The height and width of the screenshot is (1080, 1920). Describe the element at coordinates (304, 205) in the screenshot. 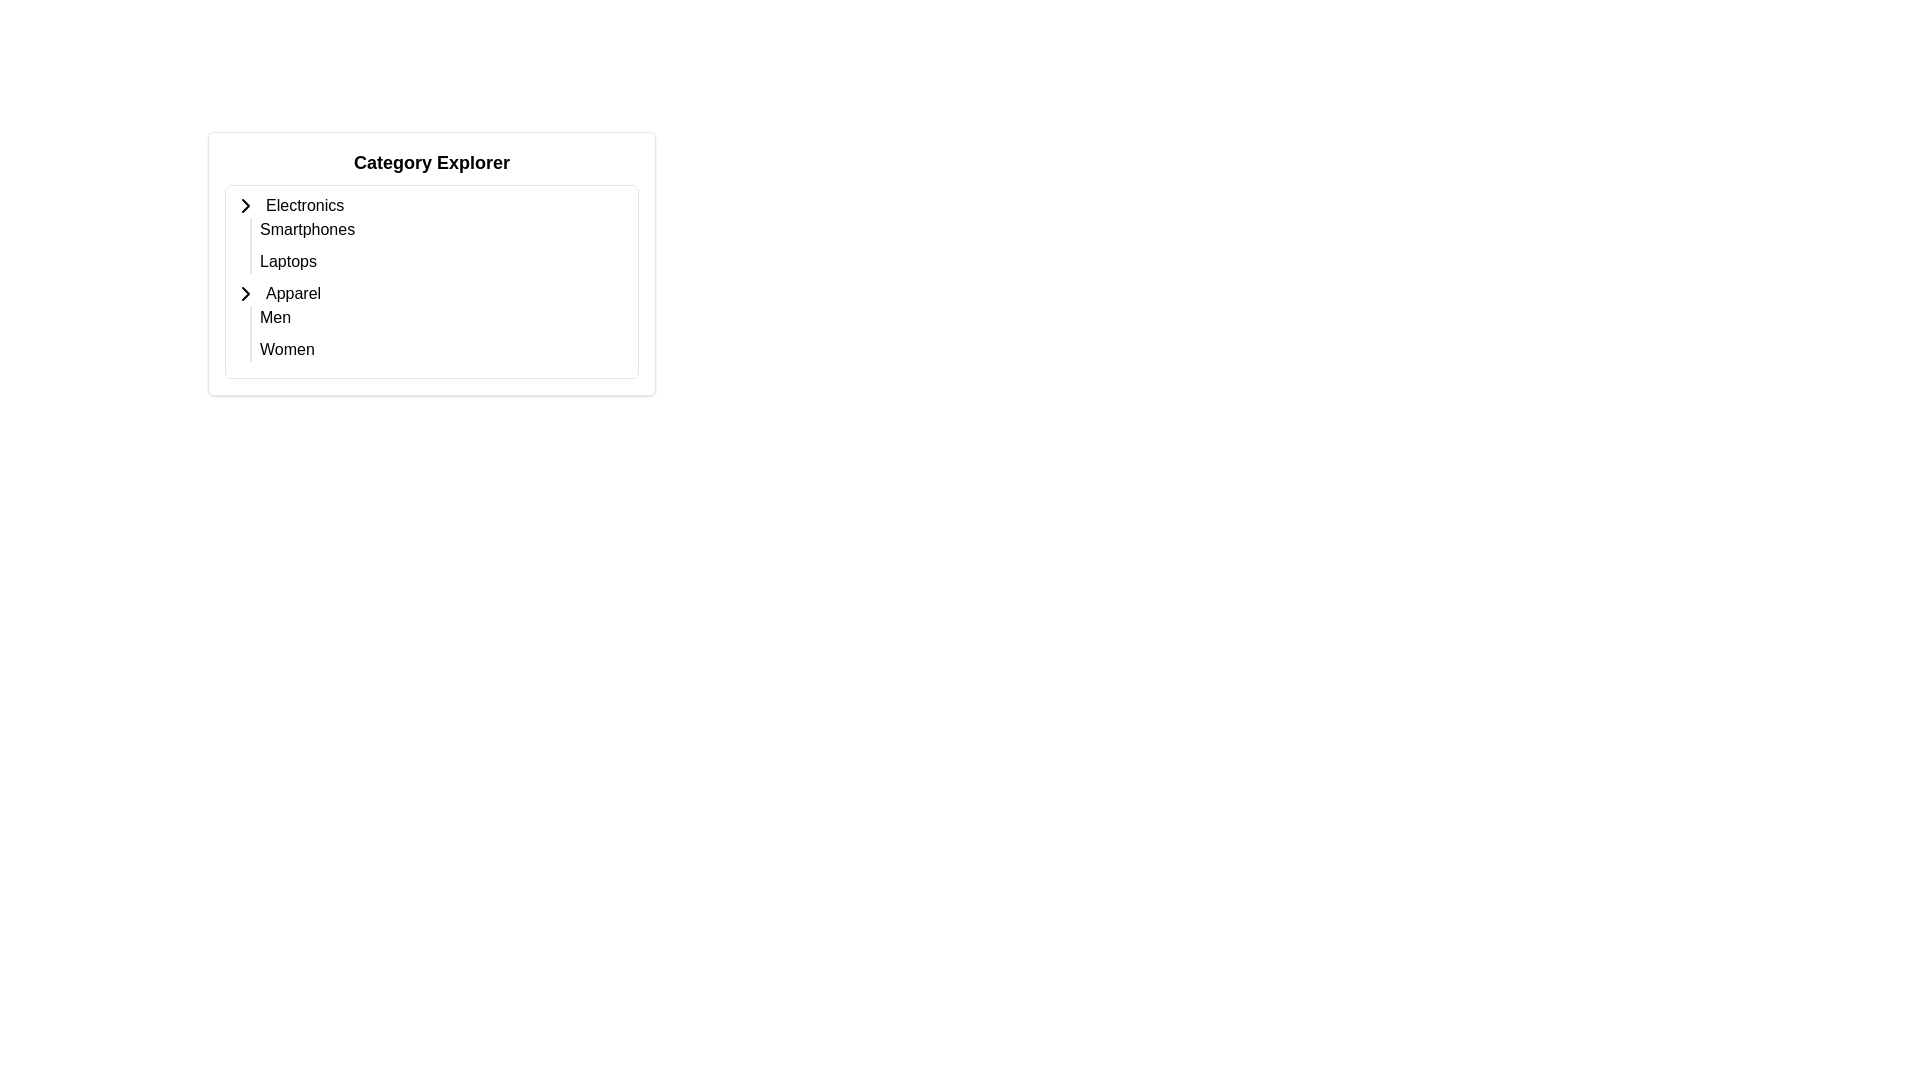

I see `the 'Electronics' text label under the 'Category Explorer' section` at that location.